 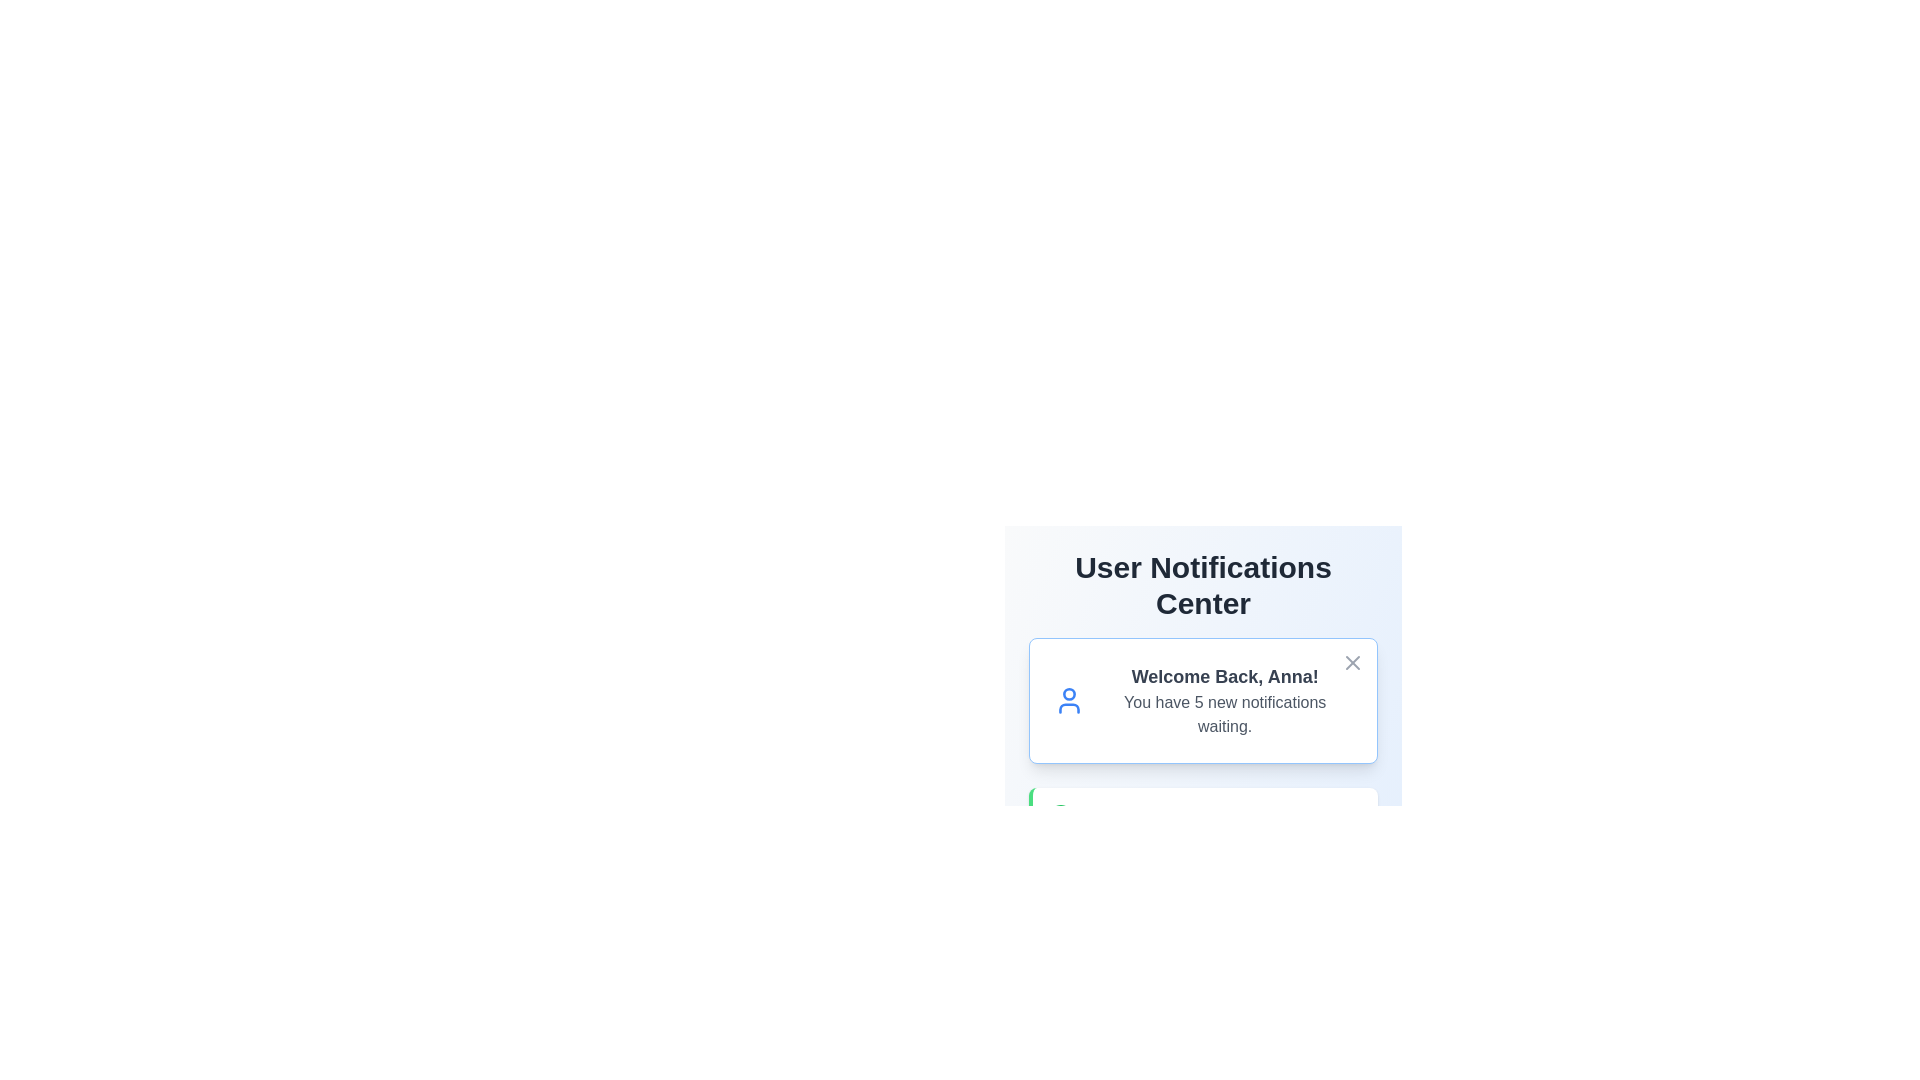 I want to click on the small gray 'X' icon button located at the top-right corner of the notification panel, so click(x=1353, y=663).